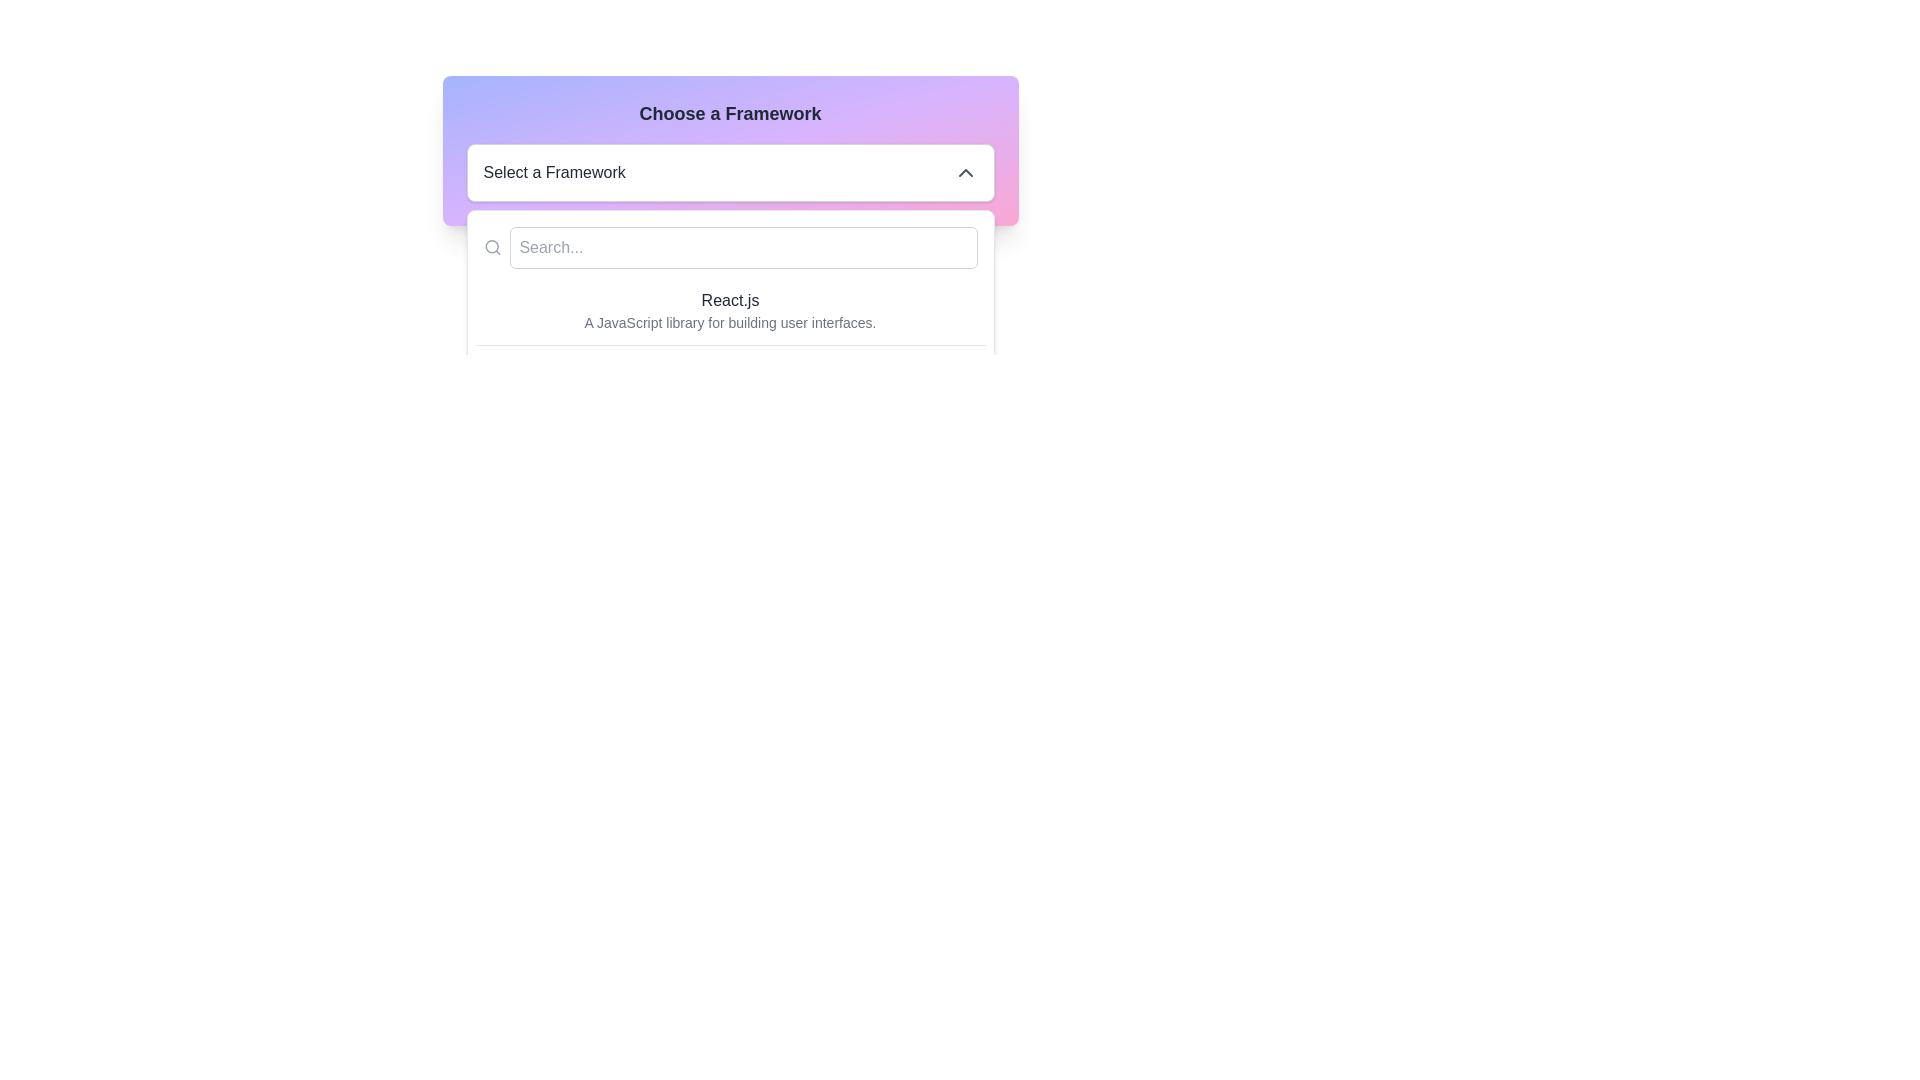 The height and width of the screenshot is (1080, 1920). What do you see at coordinates (729, 149) in the screenshot?
I see `the dropdown menu labeled 'Choose a Framework'` at bounding box center [729, 149].